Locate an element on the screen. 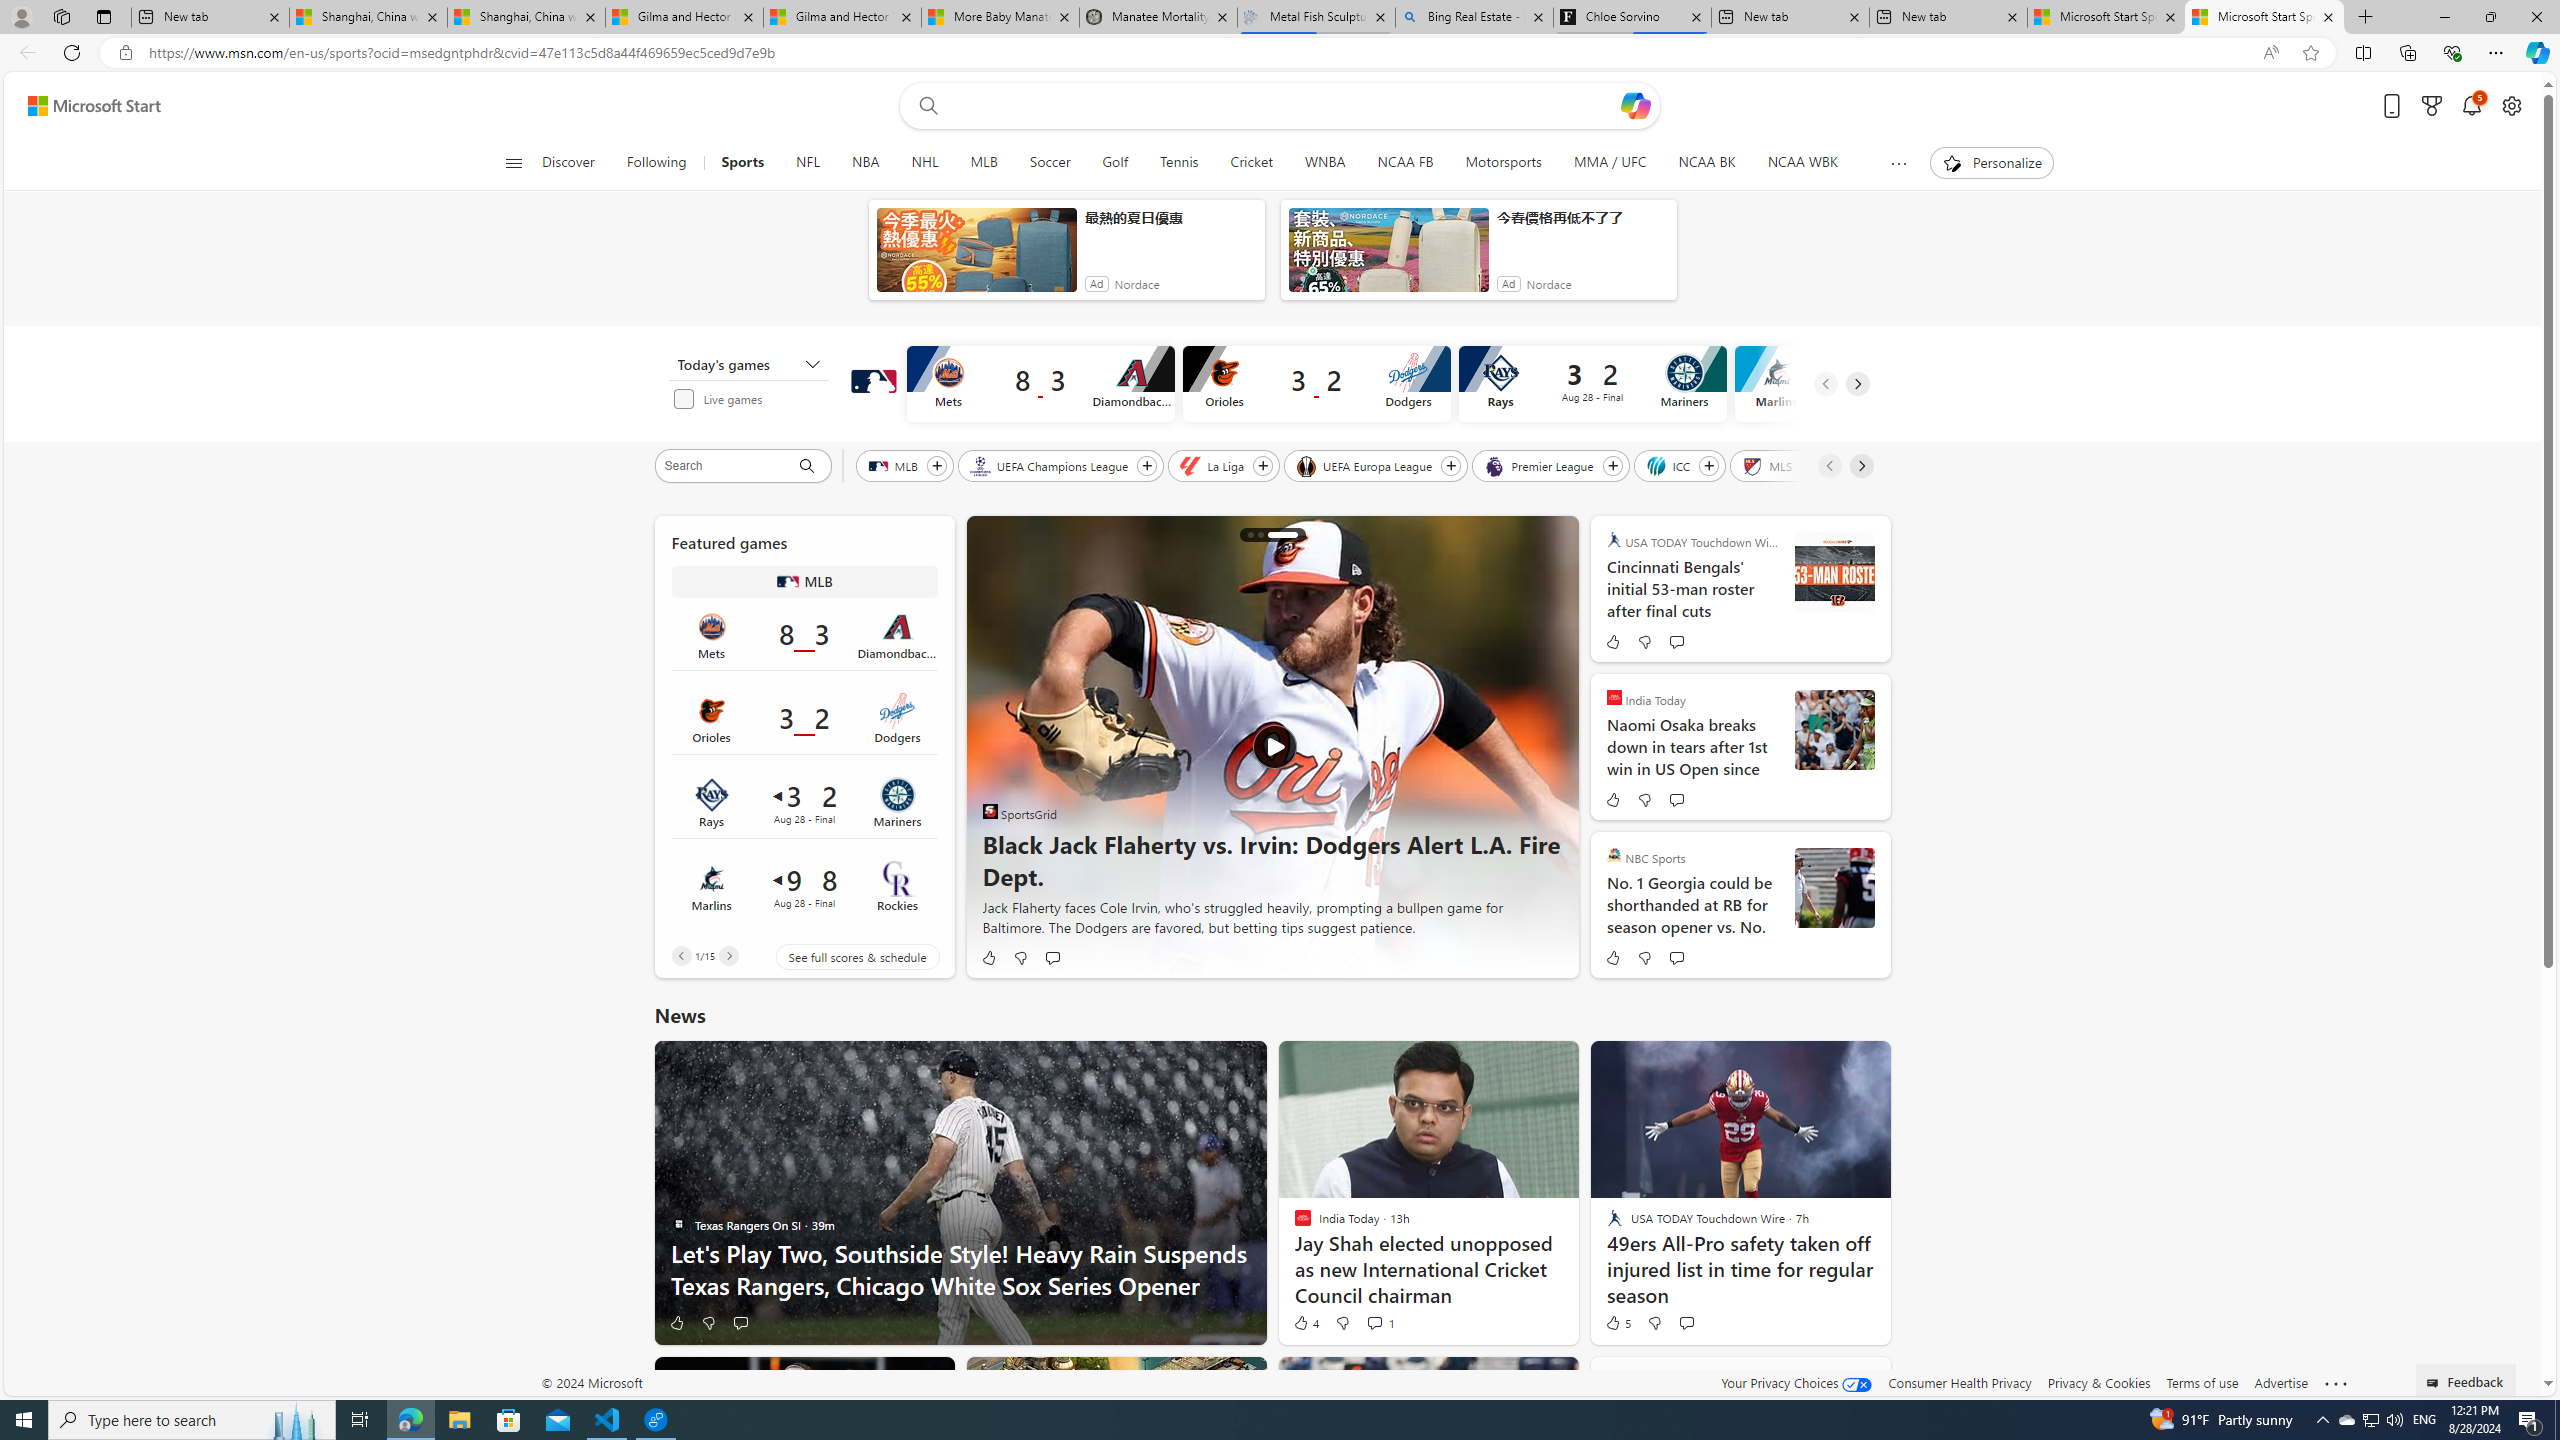 The height and width of the screenshot is (1440, 2560). 'Follow La Liga' is located at coordinates (1263, 466).